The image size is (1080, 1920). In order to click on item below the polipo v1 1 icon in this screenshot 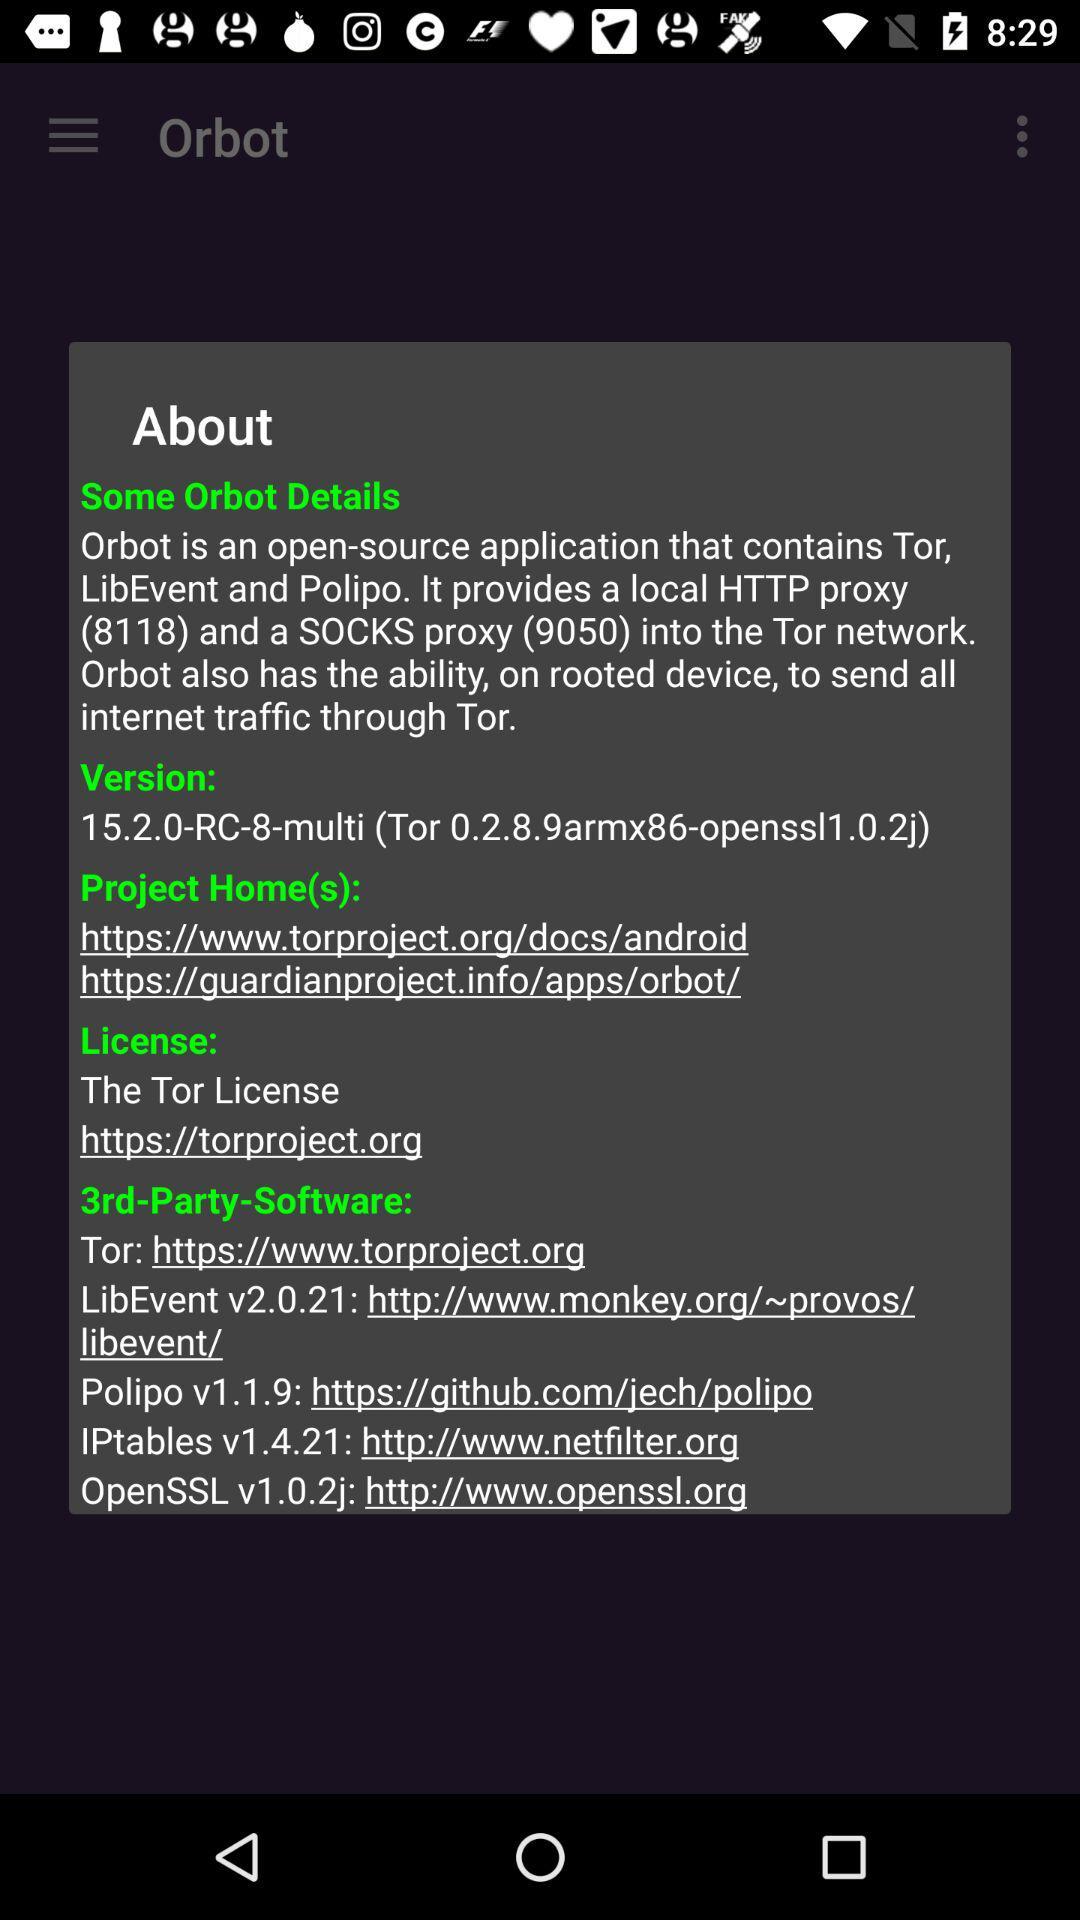, I will do `click(540, 1440)`.